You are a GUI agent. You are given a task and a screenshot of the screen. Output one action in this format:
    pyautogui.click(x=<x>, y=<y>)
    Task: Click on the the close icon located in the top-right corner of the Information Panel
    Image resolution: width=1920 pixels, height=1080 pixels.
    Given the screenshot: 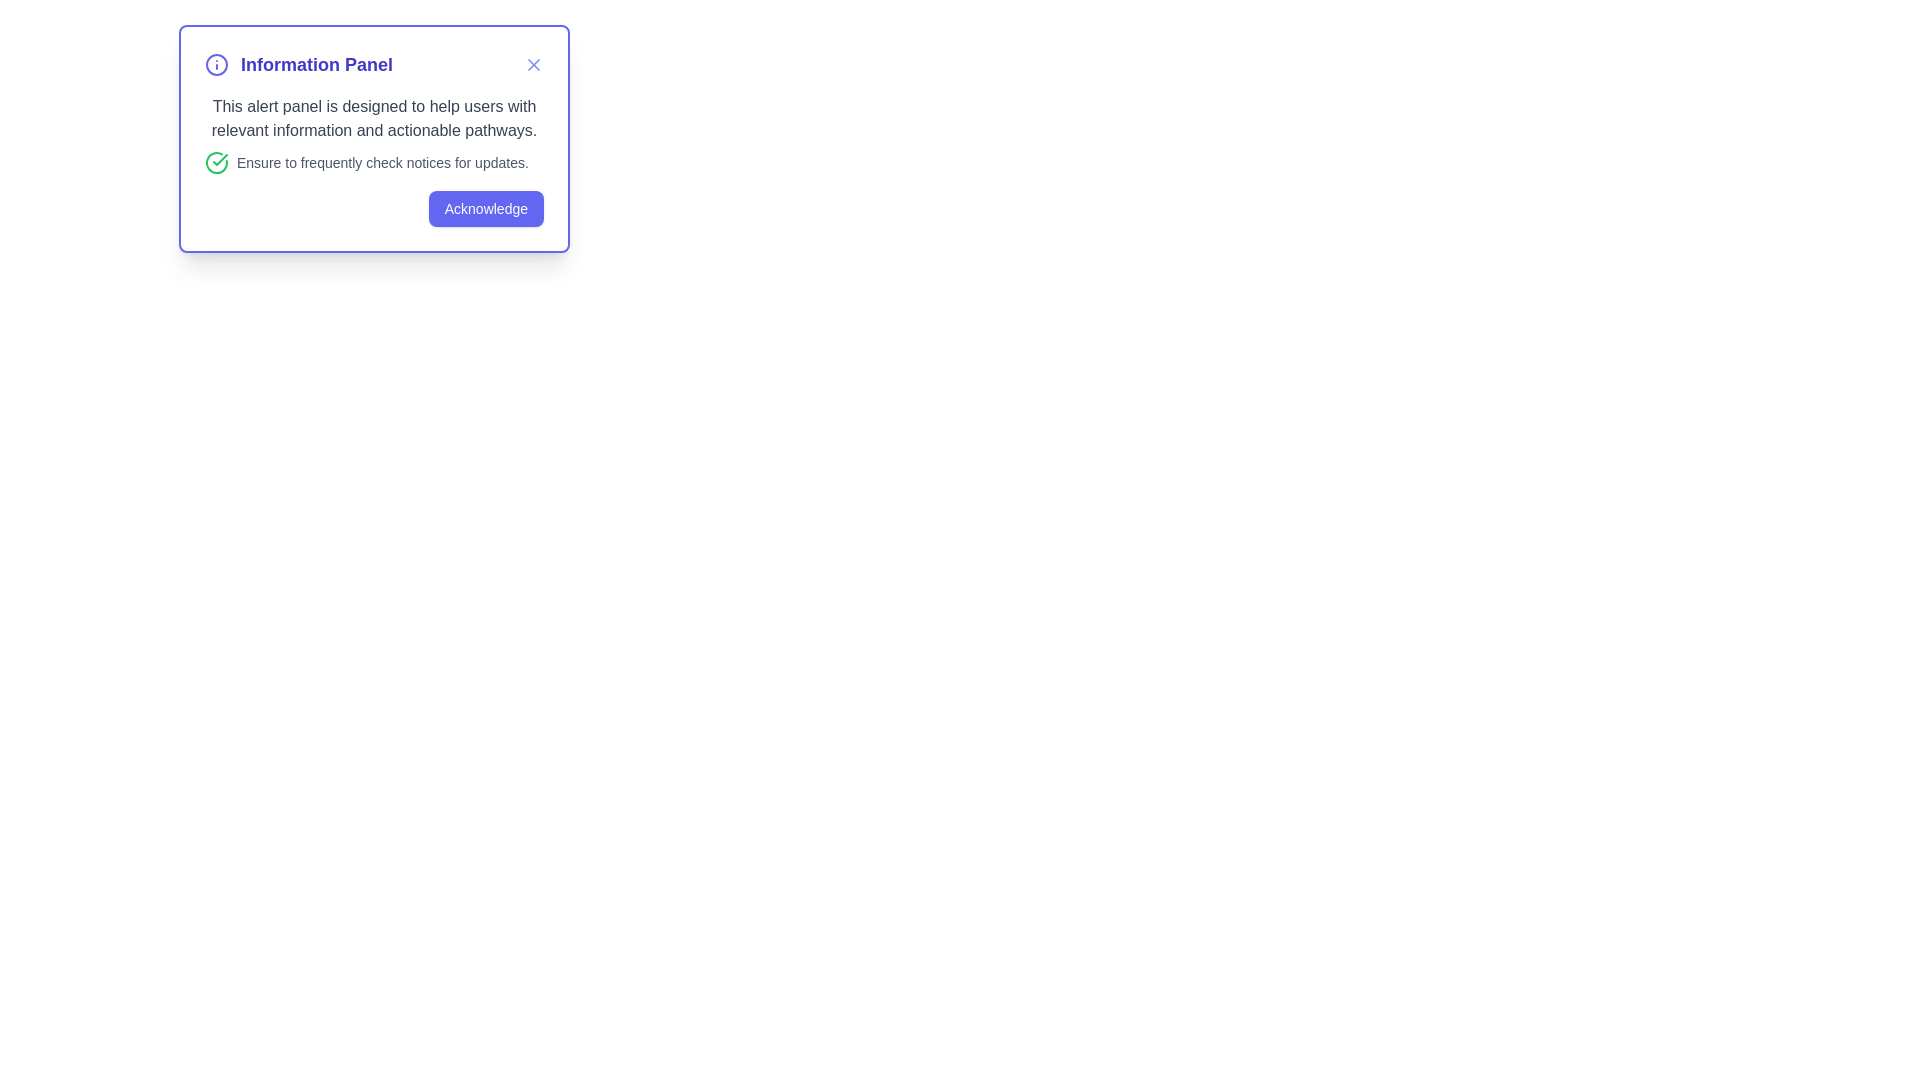 What is the action you would take?
    pyautogui.click(x=533, y=64)
    